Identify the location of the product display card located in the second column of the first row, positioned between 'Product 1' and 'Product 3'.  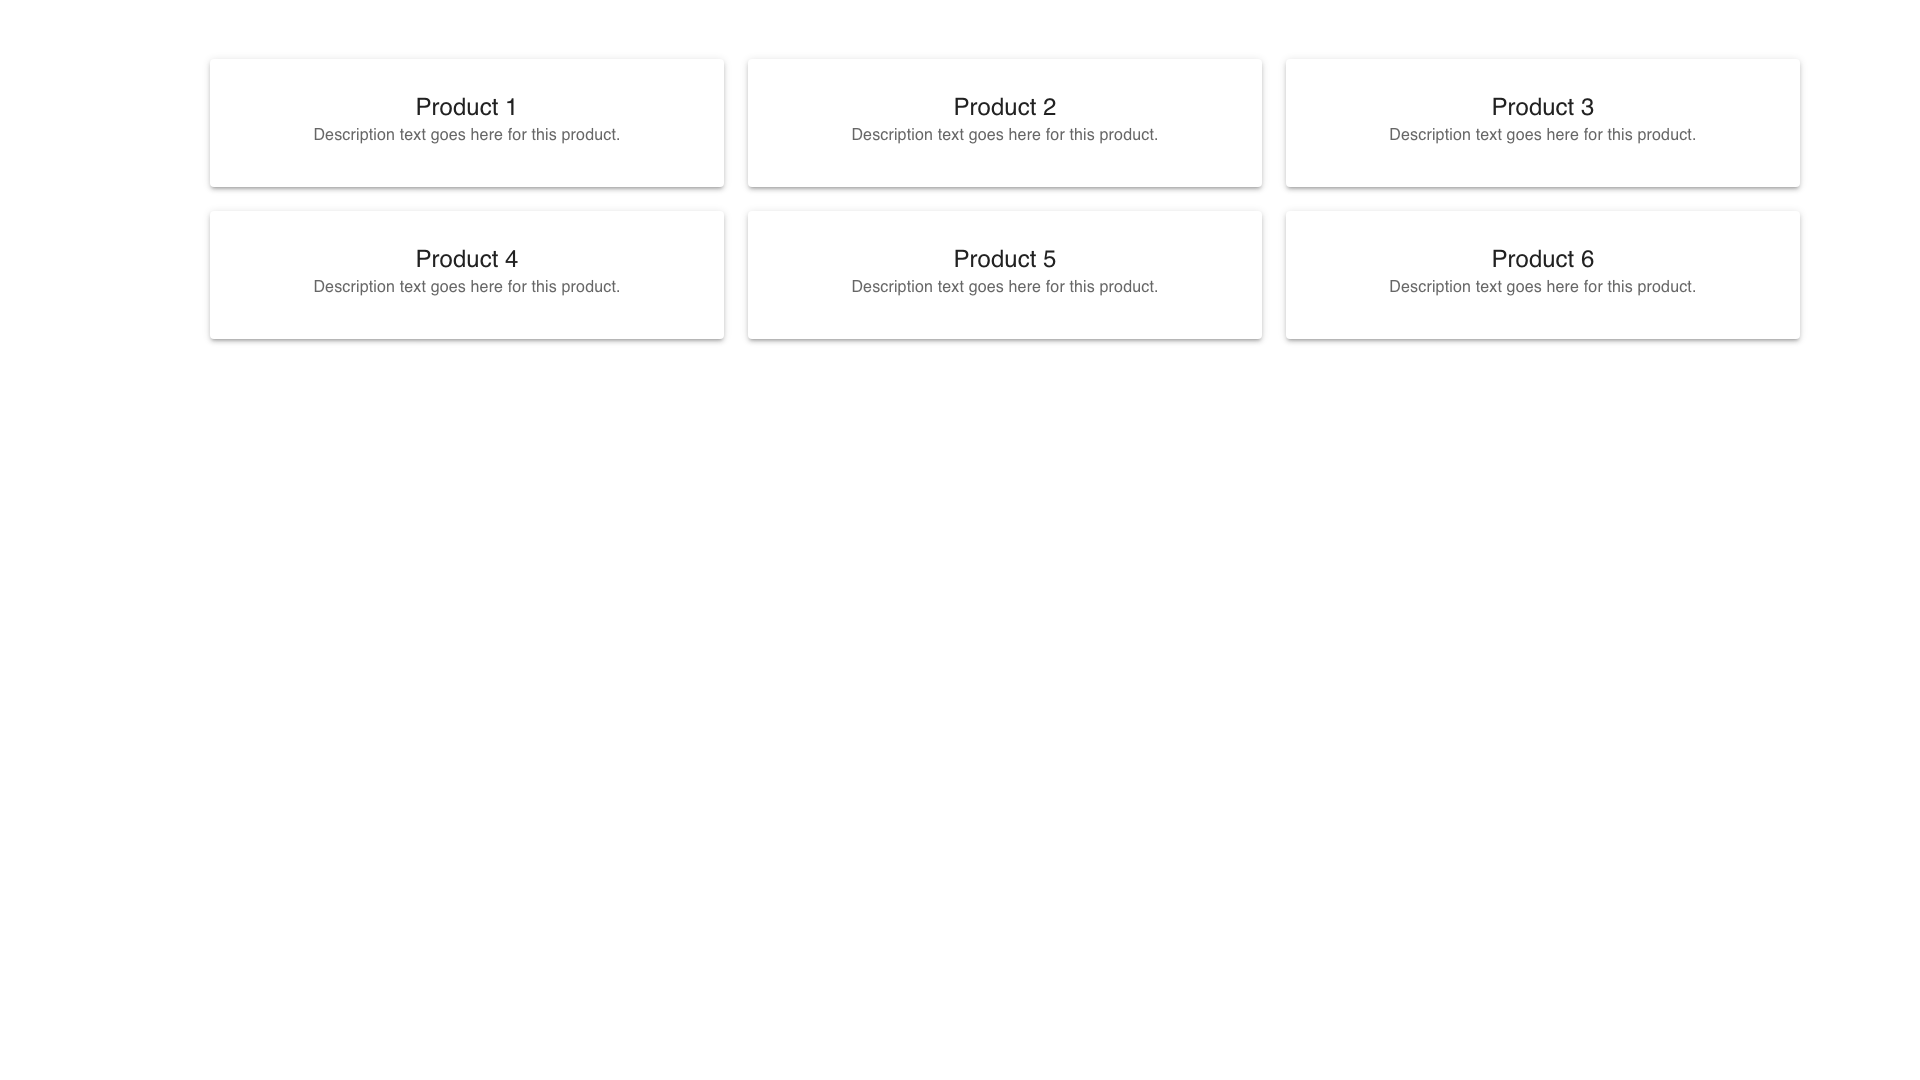
(1004, 123).